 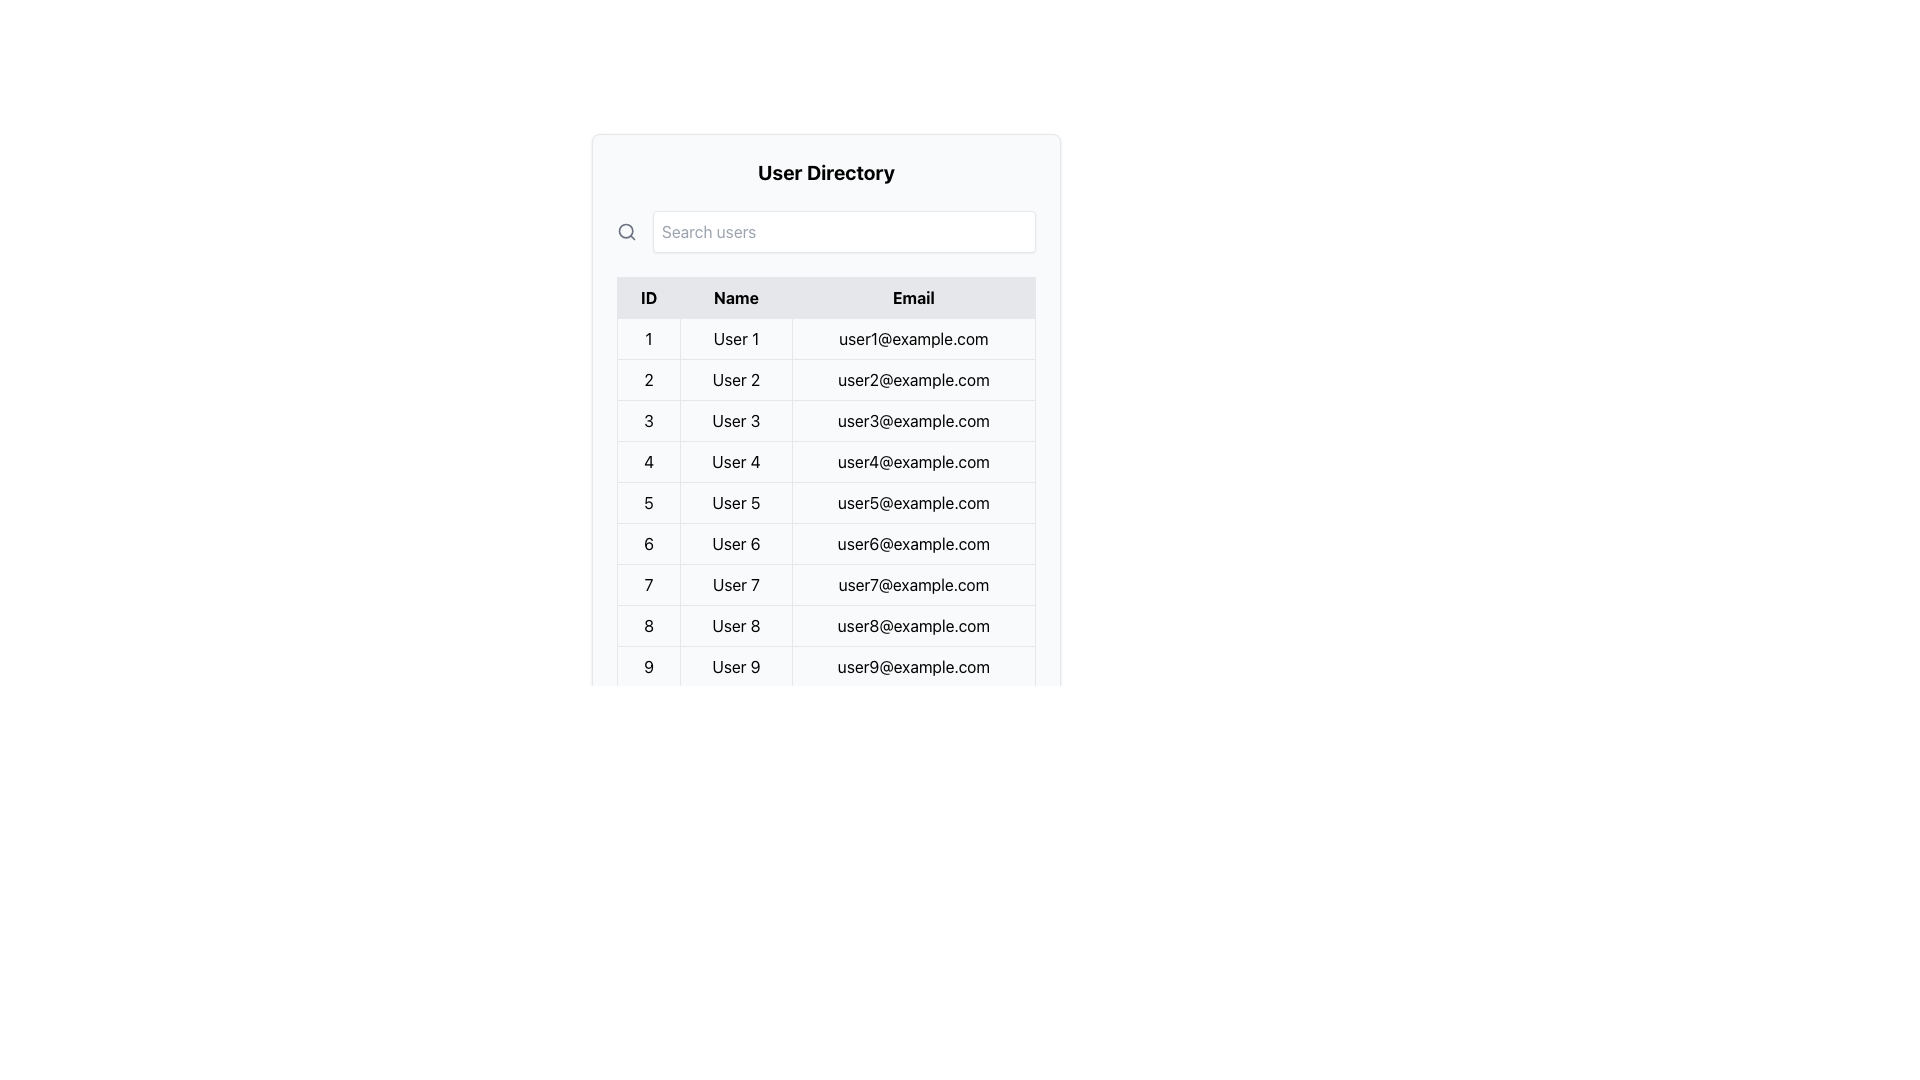 I want to click on the text label displaying the name of the user in the second row and second column of the directory table, so click(x=735, y=380).